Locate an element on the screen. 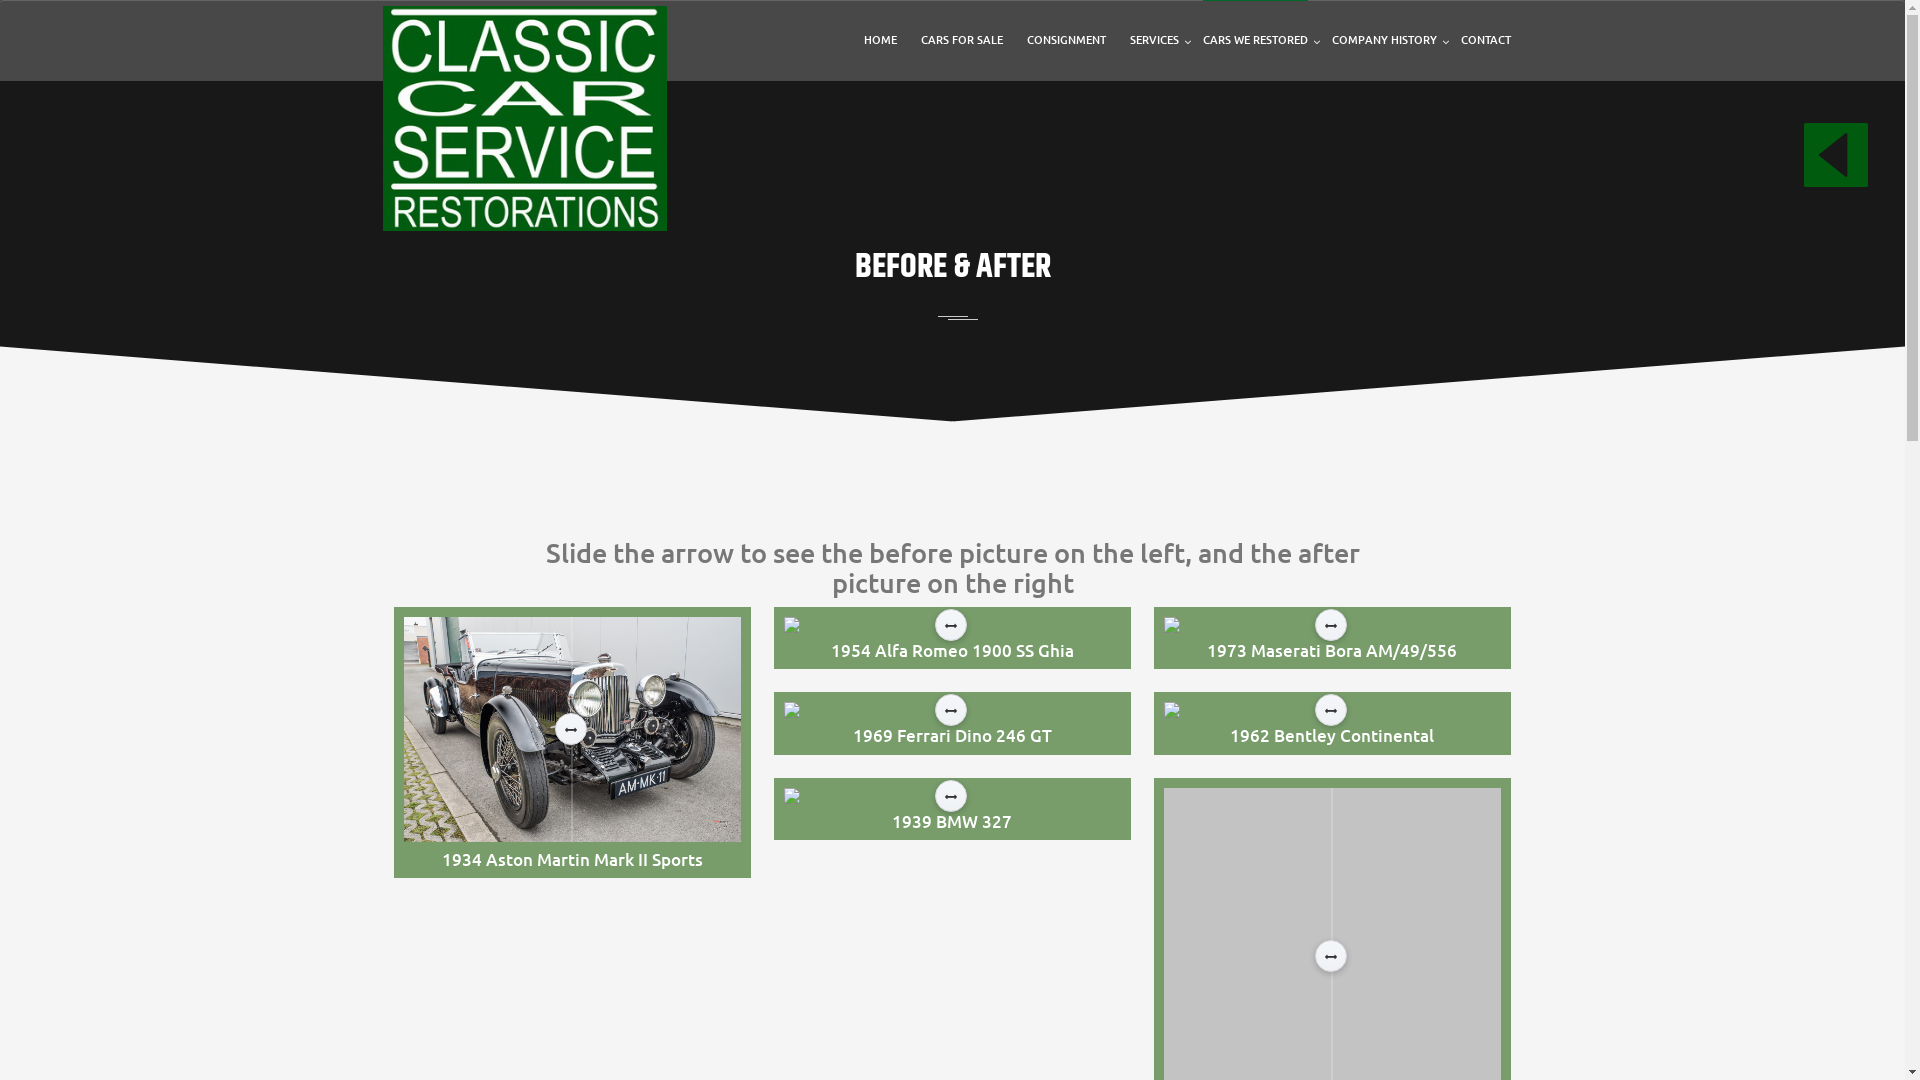 The width and height of the screenshot is (1920, 1080). 'HOME' is located at coordinates (880, 39).